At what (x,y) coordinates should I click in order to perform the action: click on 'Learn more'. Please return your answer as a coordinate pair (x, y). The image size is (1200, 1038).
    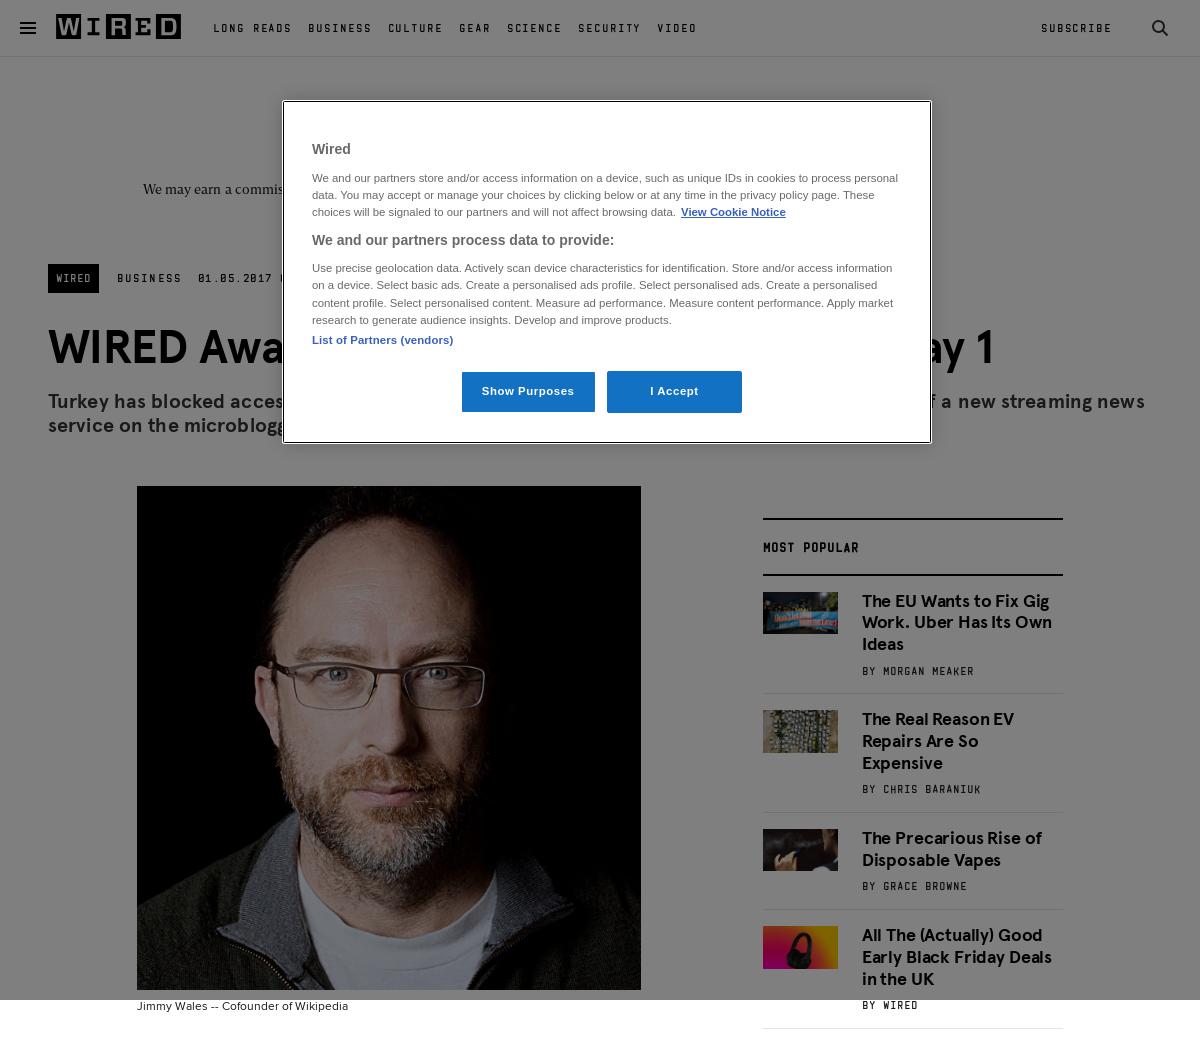
    Looking at the image, I should click on (691, 187).